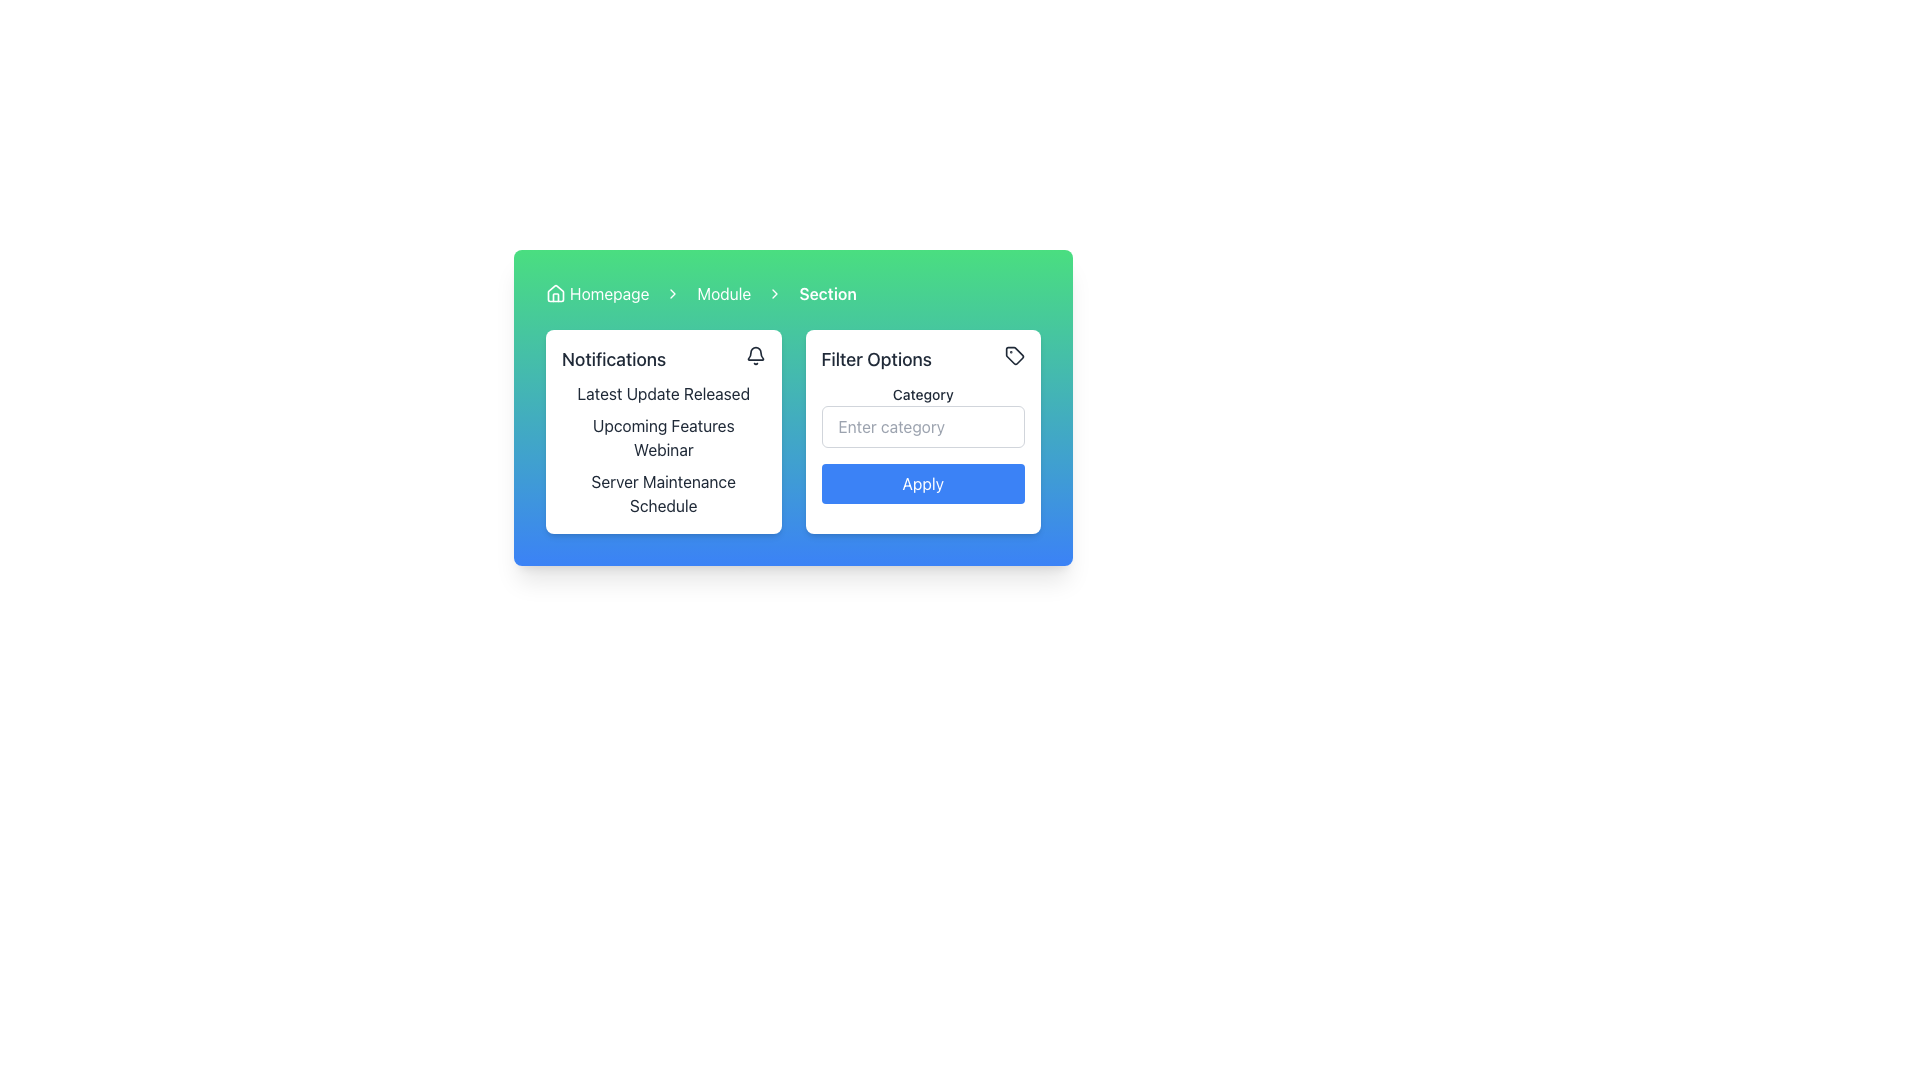  What do you see at coordinates (922, 394) in the screenshot?
I see `the 'Category' label in the 'Filter Options' panel, which displays the text in a sans-serif font style above a text input field` at bounding box center [922, 394].